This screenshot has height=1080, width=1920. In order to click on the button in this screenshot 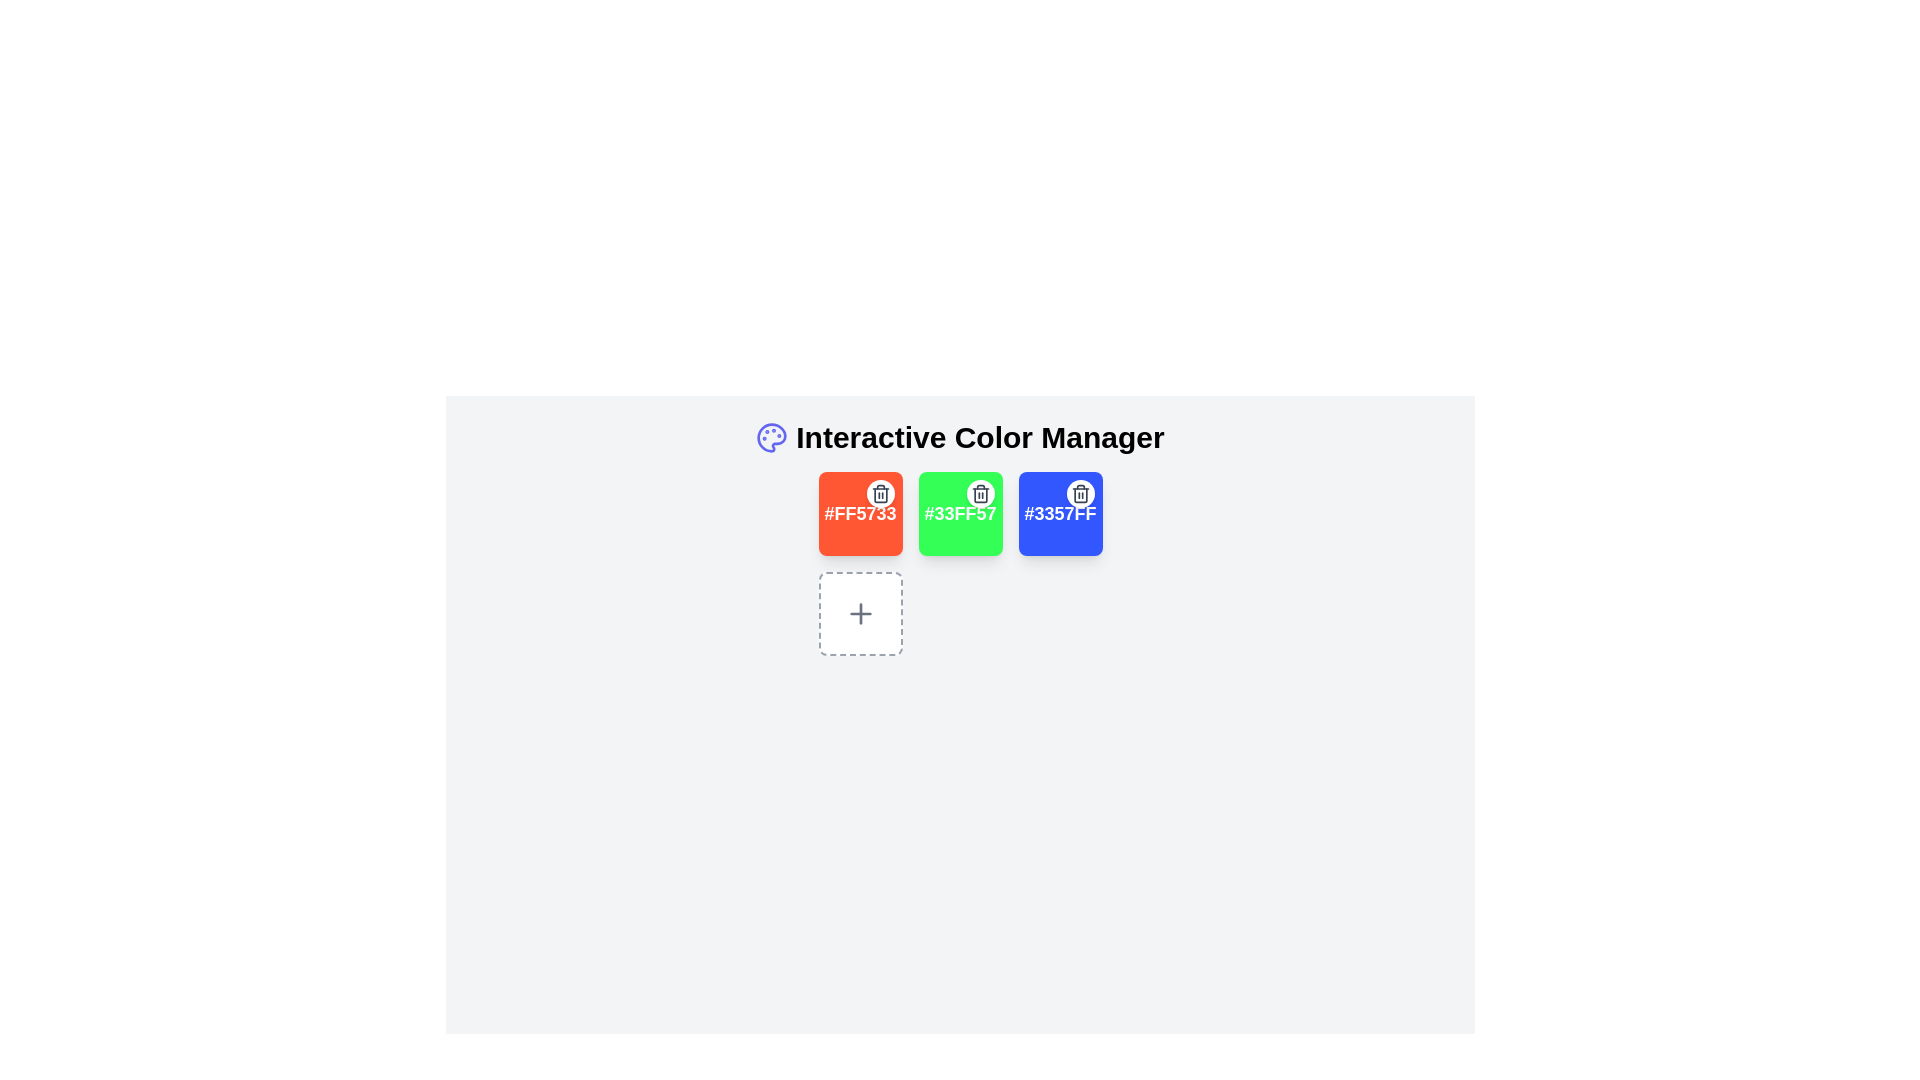, I will do `click(860, 612)`.